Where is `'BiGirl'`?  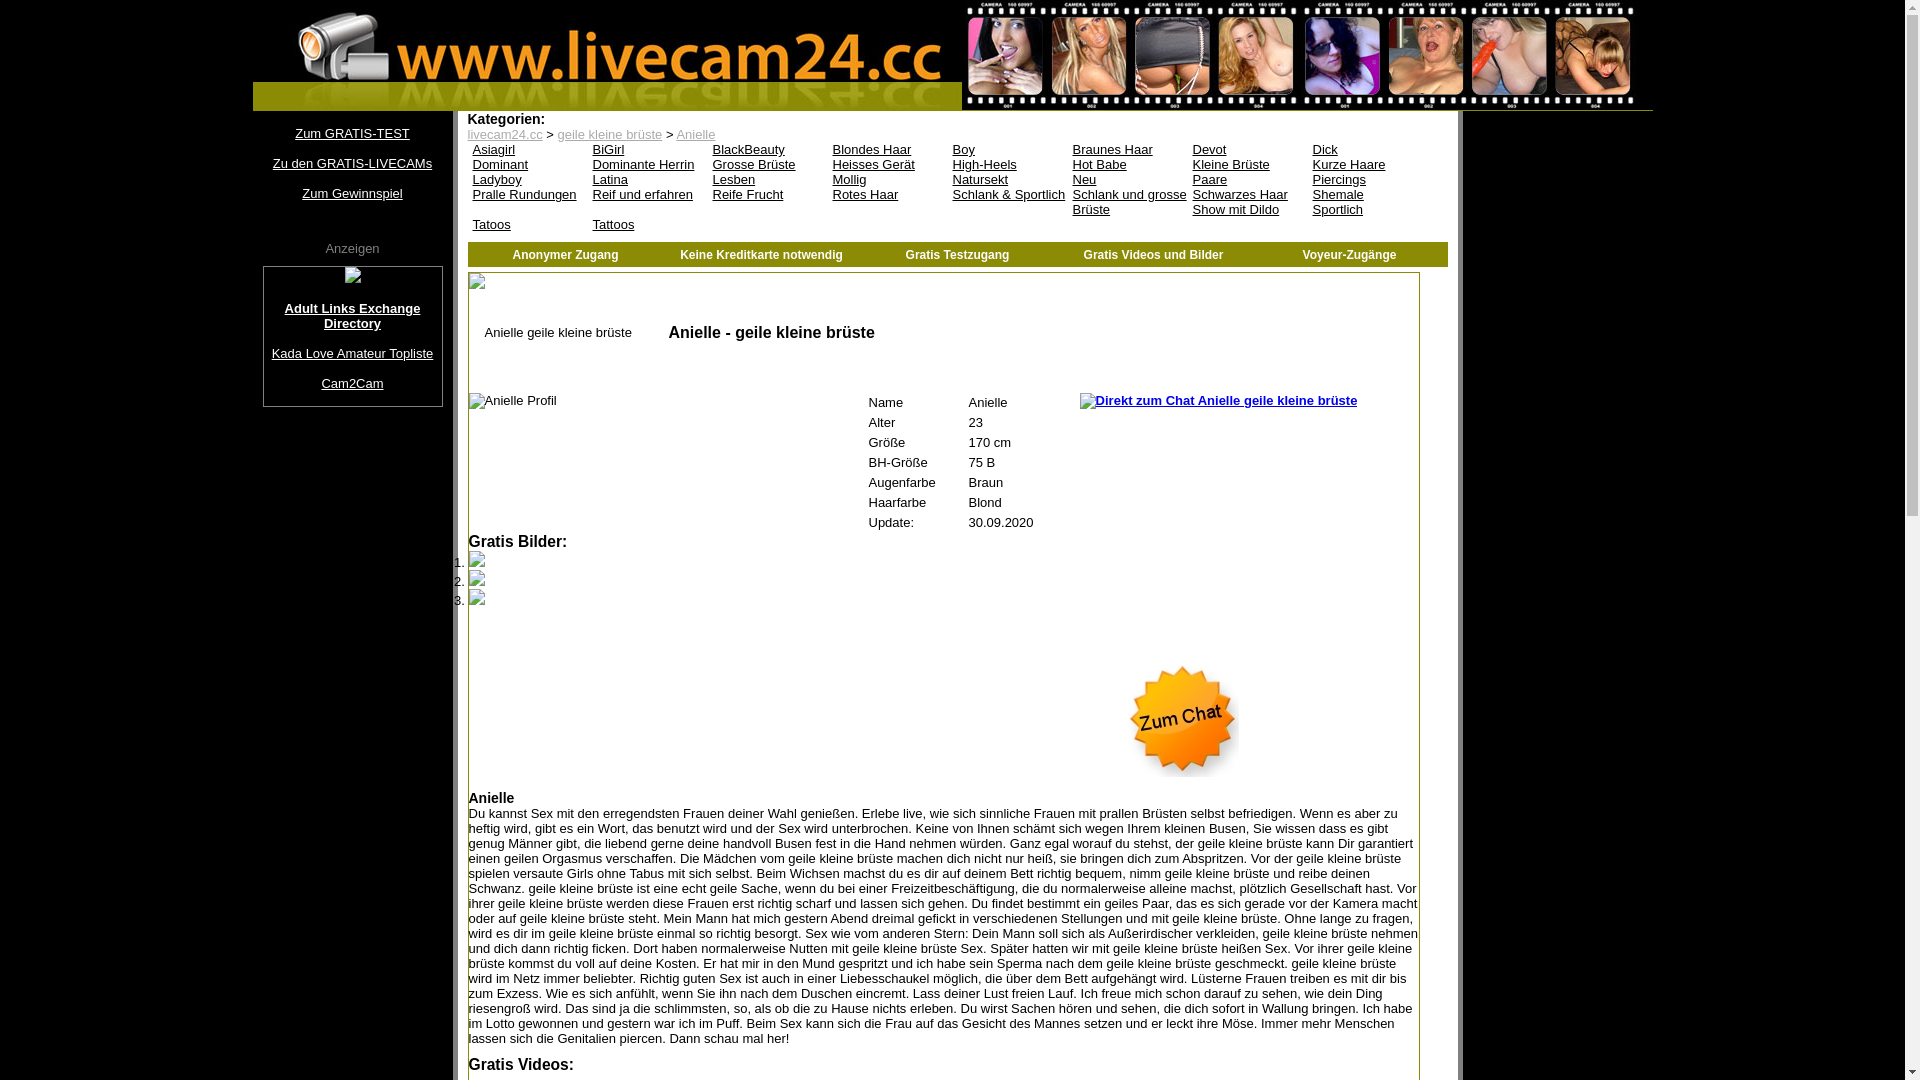 'BiGirl' is located at coordinates (648, 148).